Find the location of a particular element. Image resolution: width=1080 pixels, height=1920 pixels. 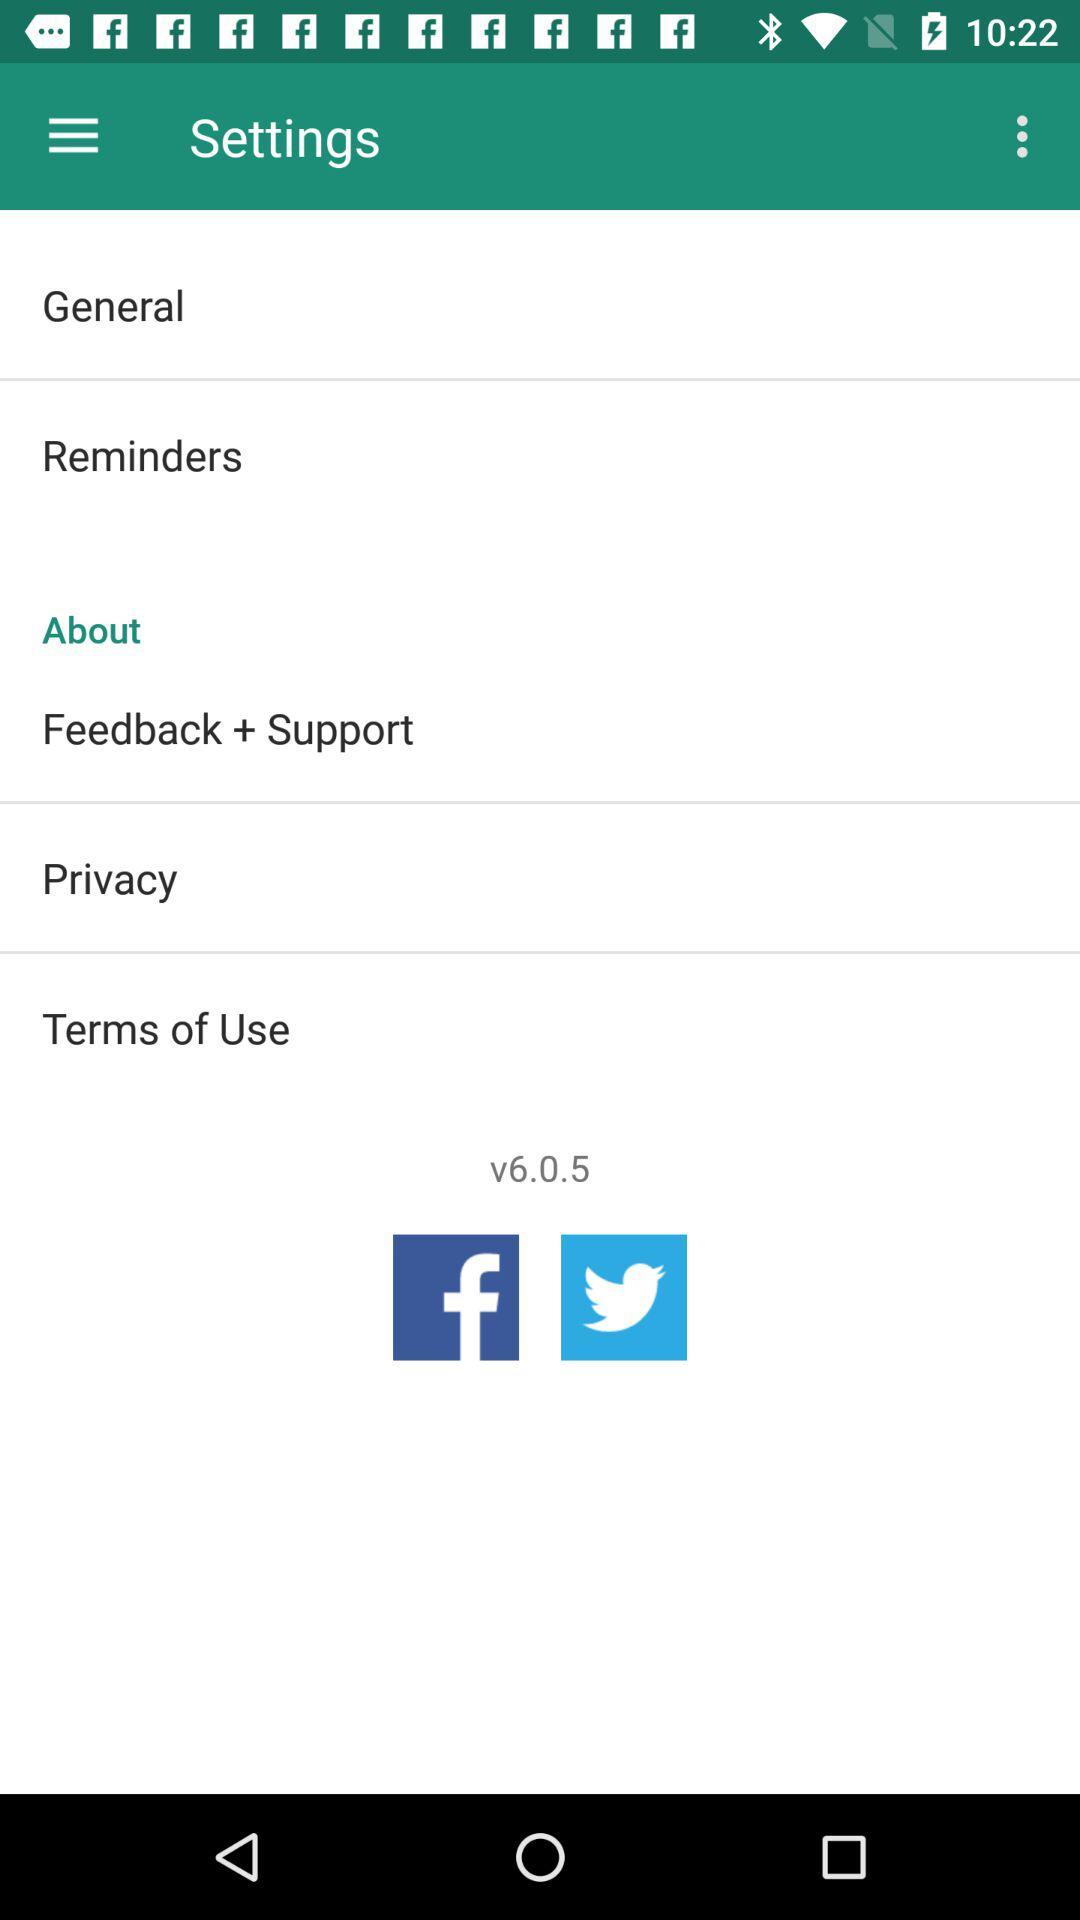

the feedback + support is located at coordinates (540, 726).